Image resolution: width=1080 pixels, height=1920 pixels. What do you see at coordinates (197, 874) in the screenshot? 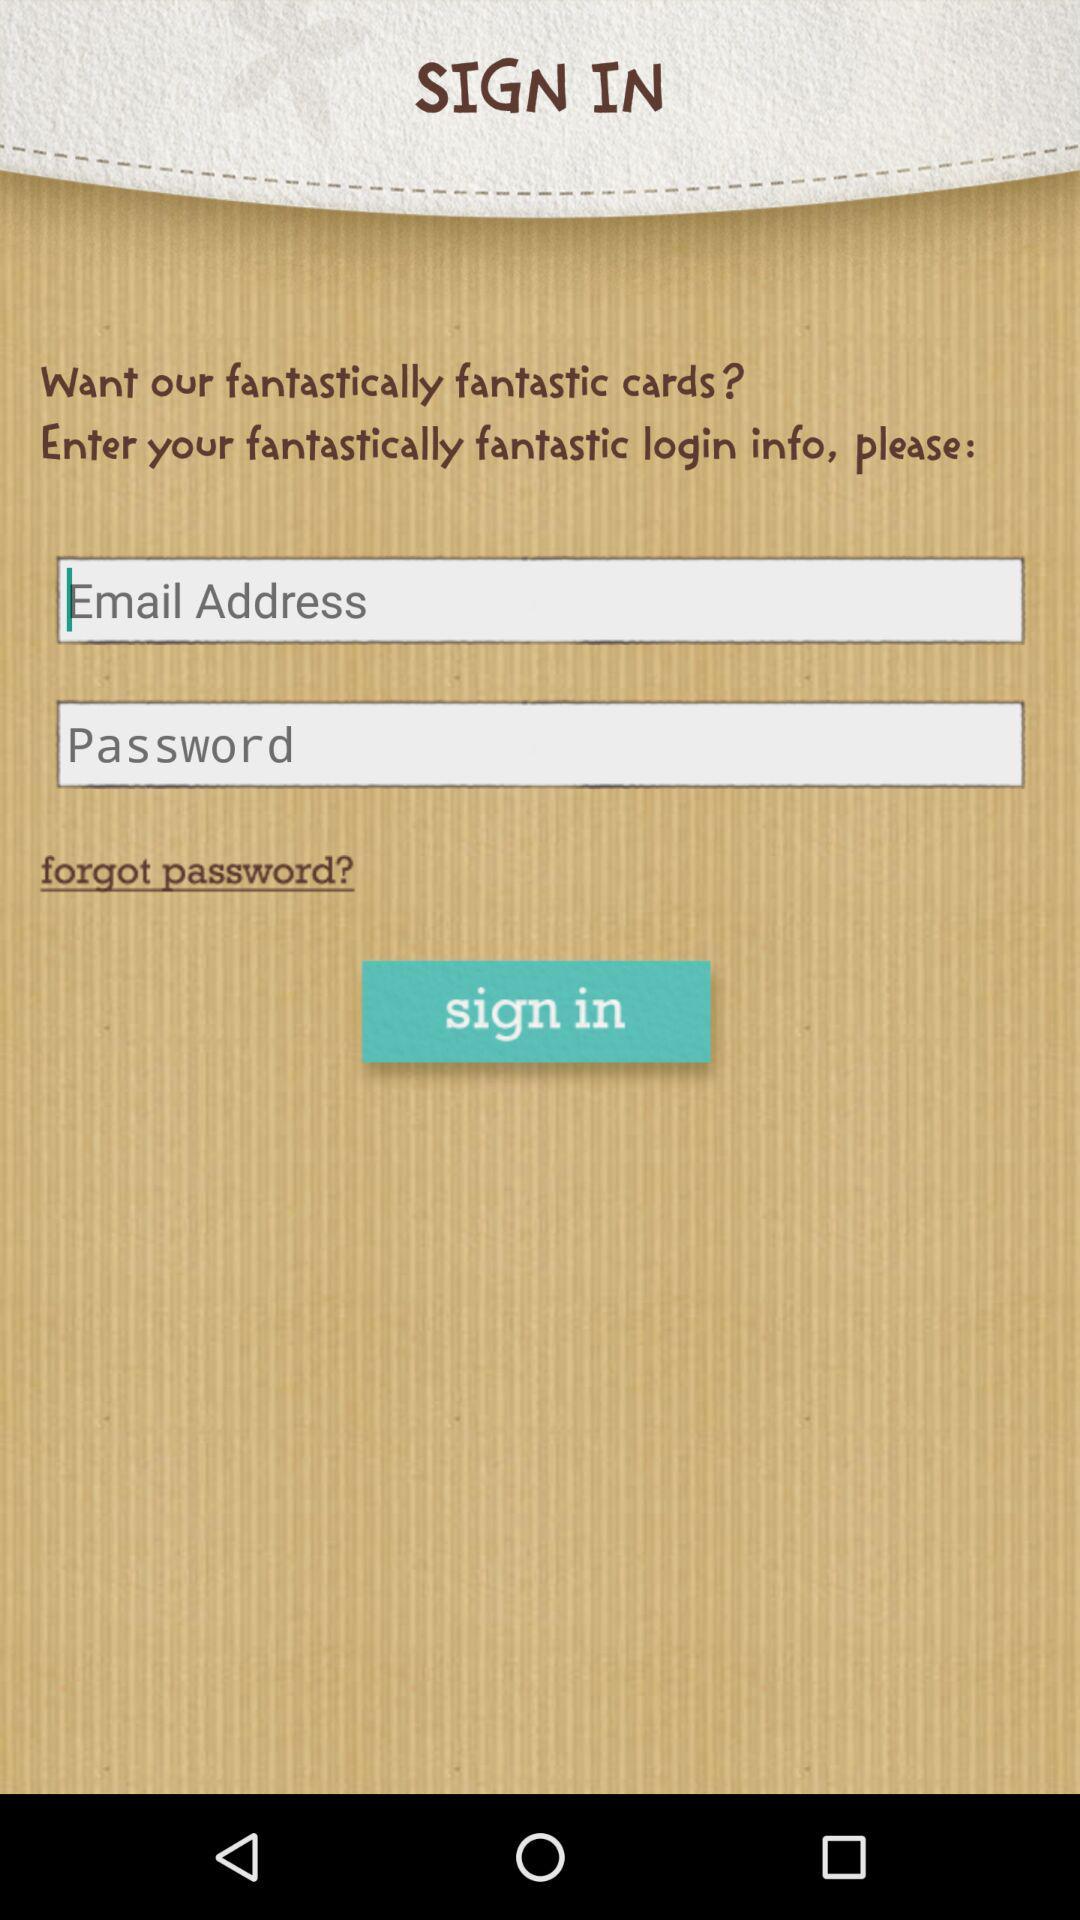
I see `reset password` at bounding box center [197, 874].